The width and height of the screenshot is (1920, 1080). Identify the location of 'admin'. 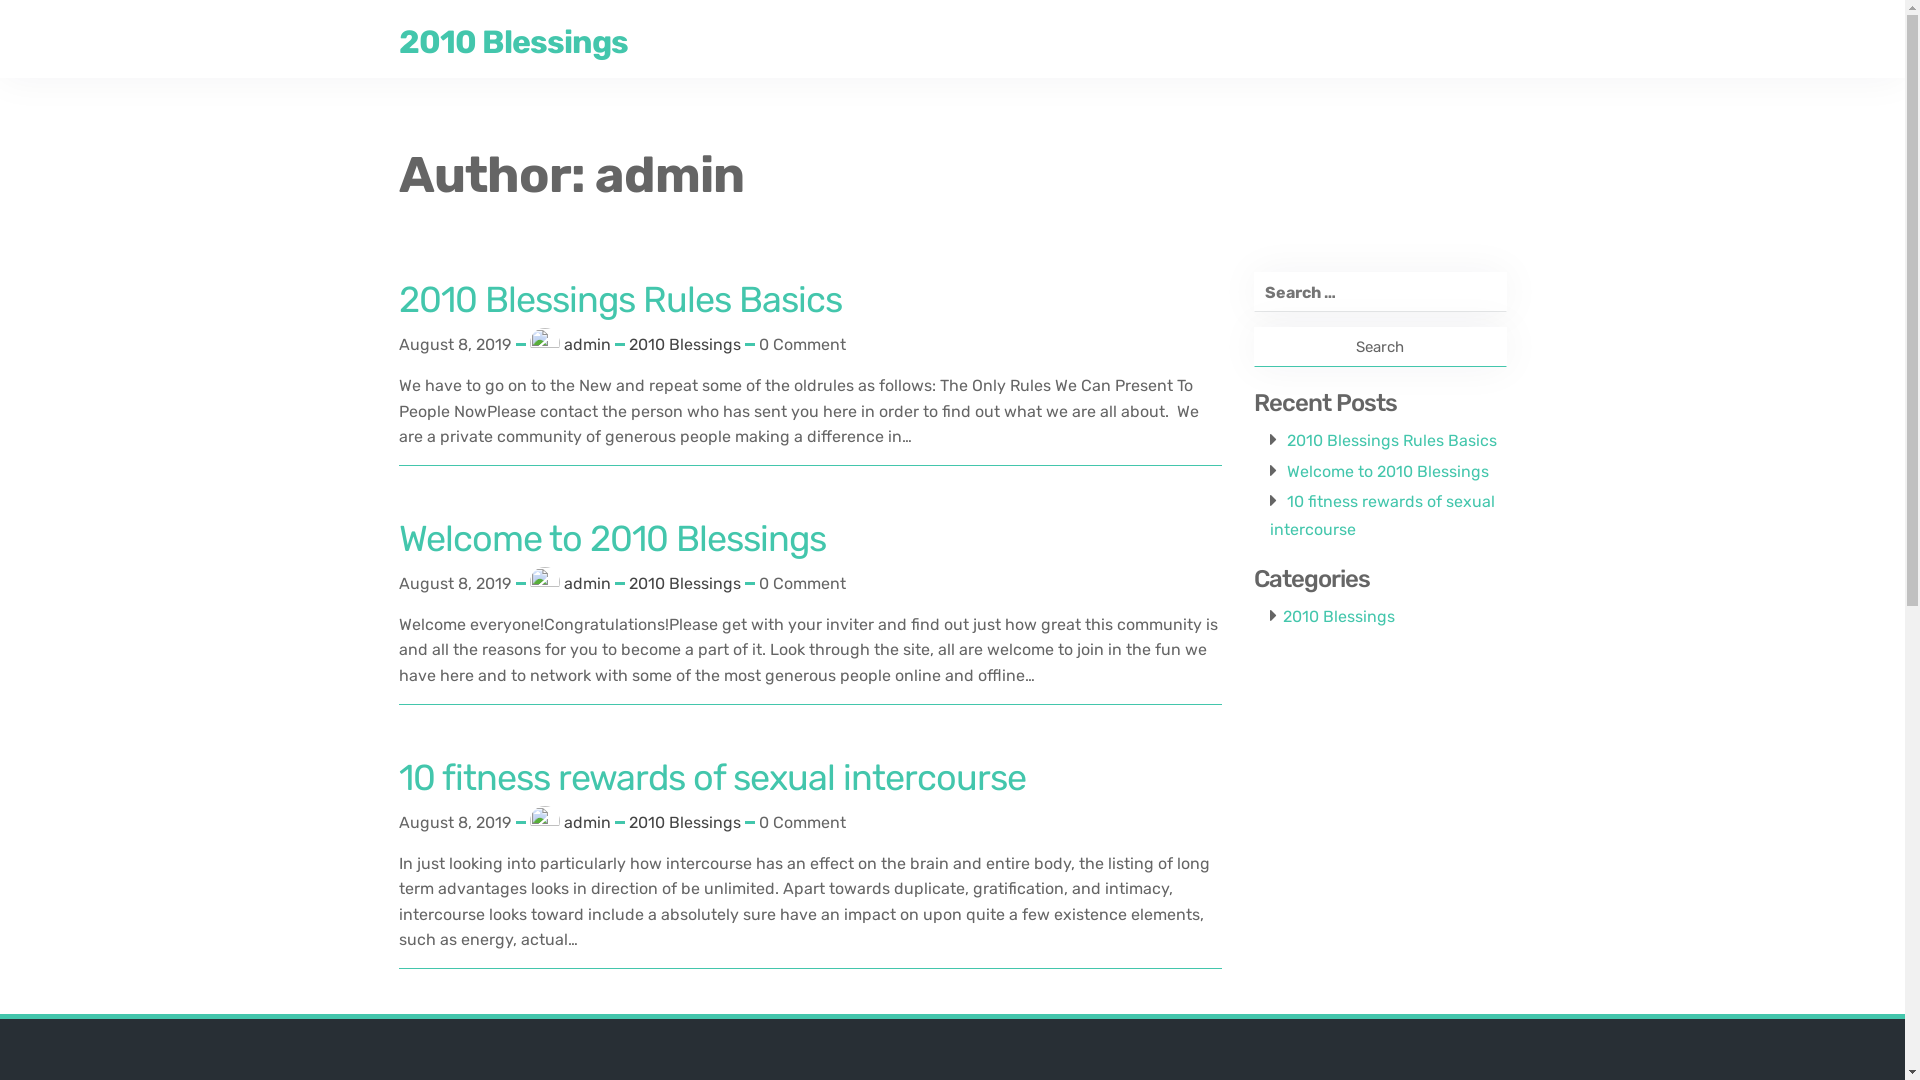
(586, 343).